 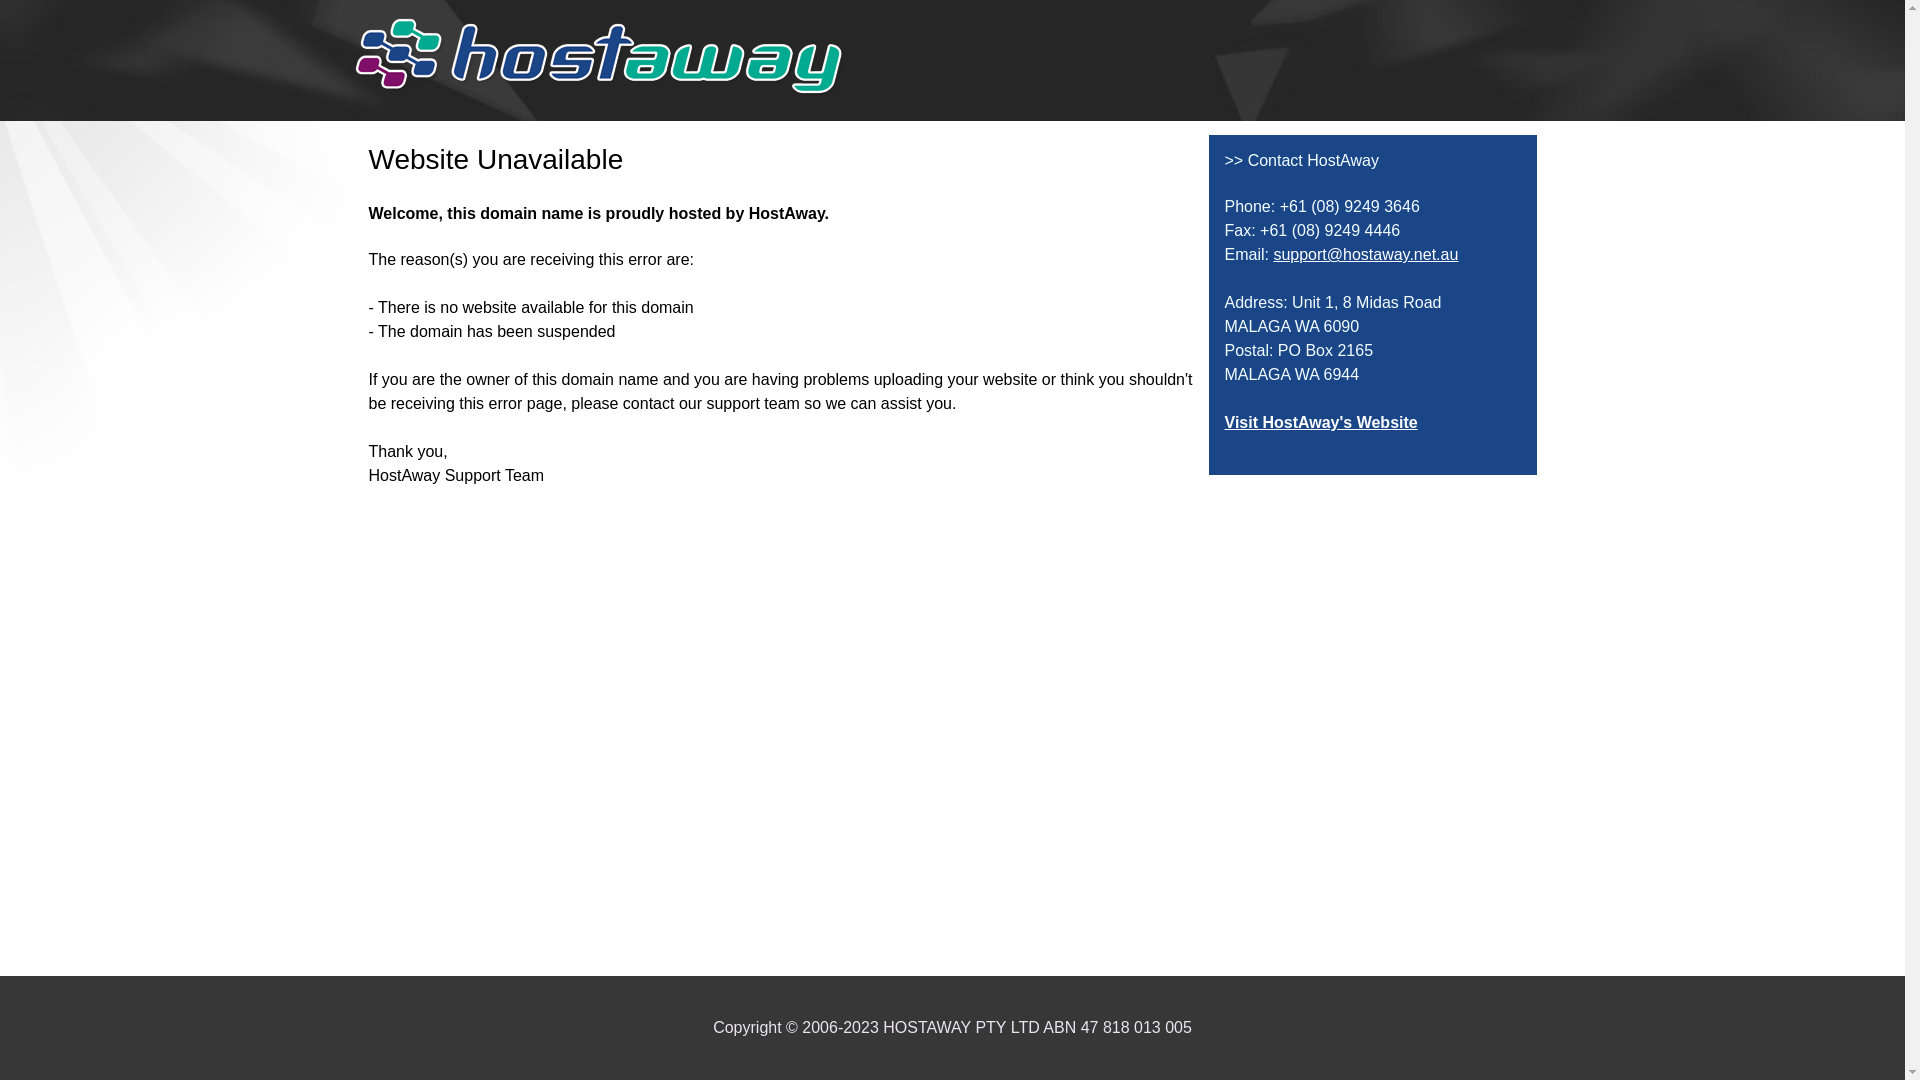 I want to click on 'Visit HostAway's Website', so click(x=1320, y=421).